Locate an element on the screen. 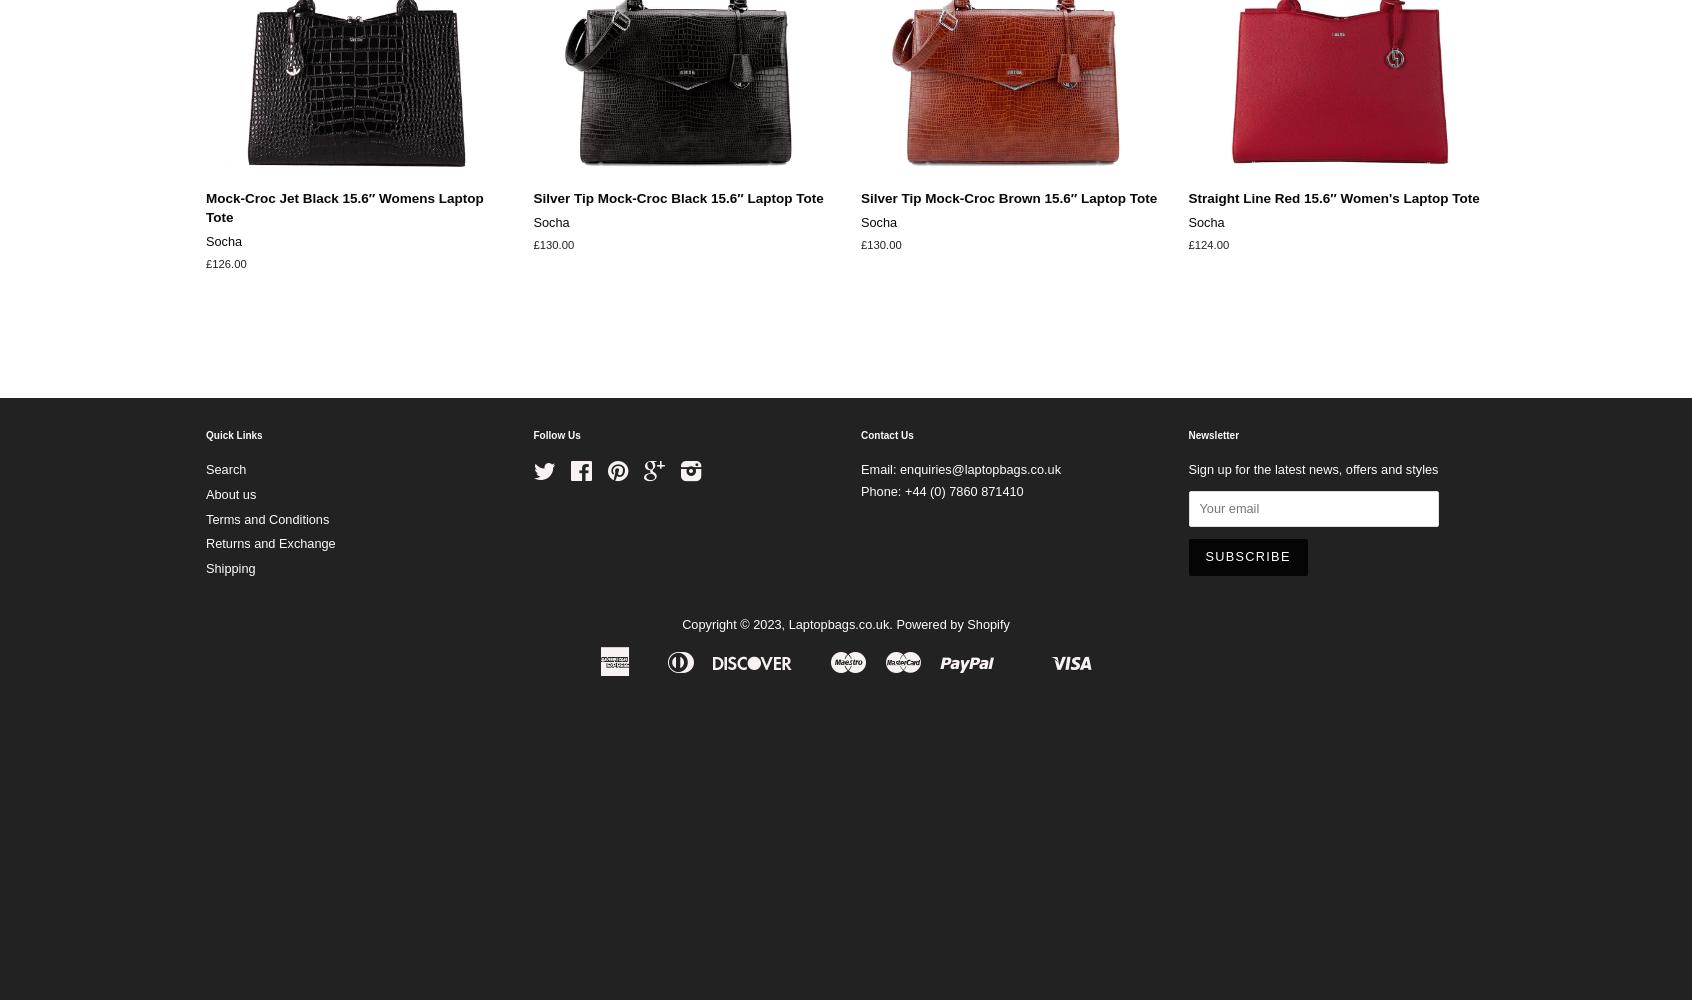  'Copyright © 2023,' is located at coordinates (734, 623).